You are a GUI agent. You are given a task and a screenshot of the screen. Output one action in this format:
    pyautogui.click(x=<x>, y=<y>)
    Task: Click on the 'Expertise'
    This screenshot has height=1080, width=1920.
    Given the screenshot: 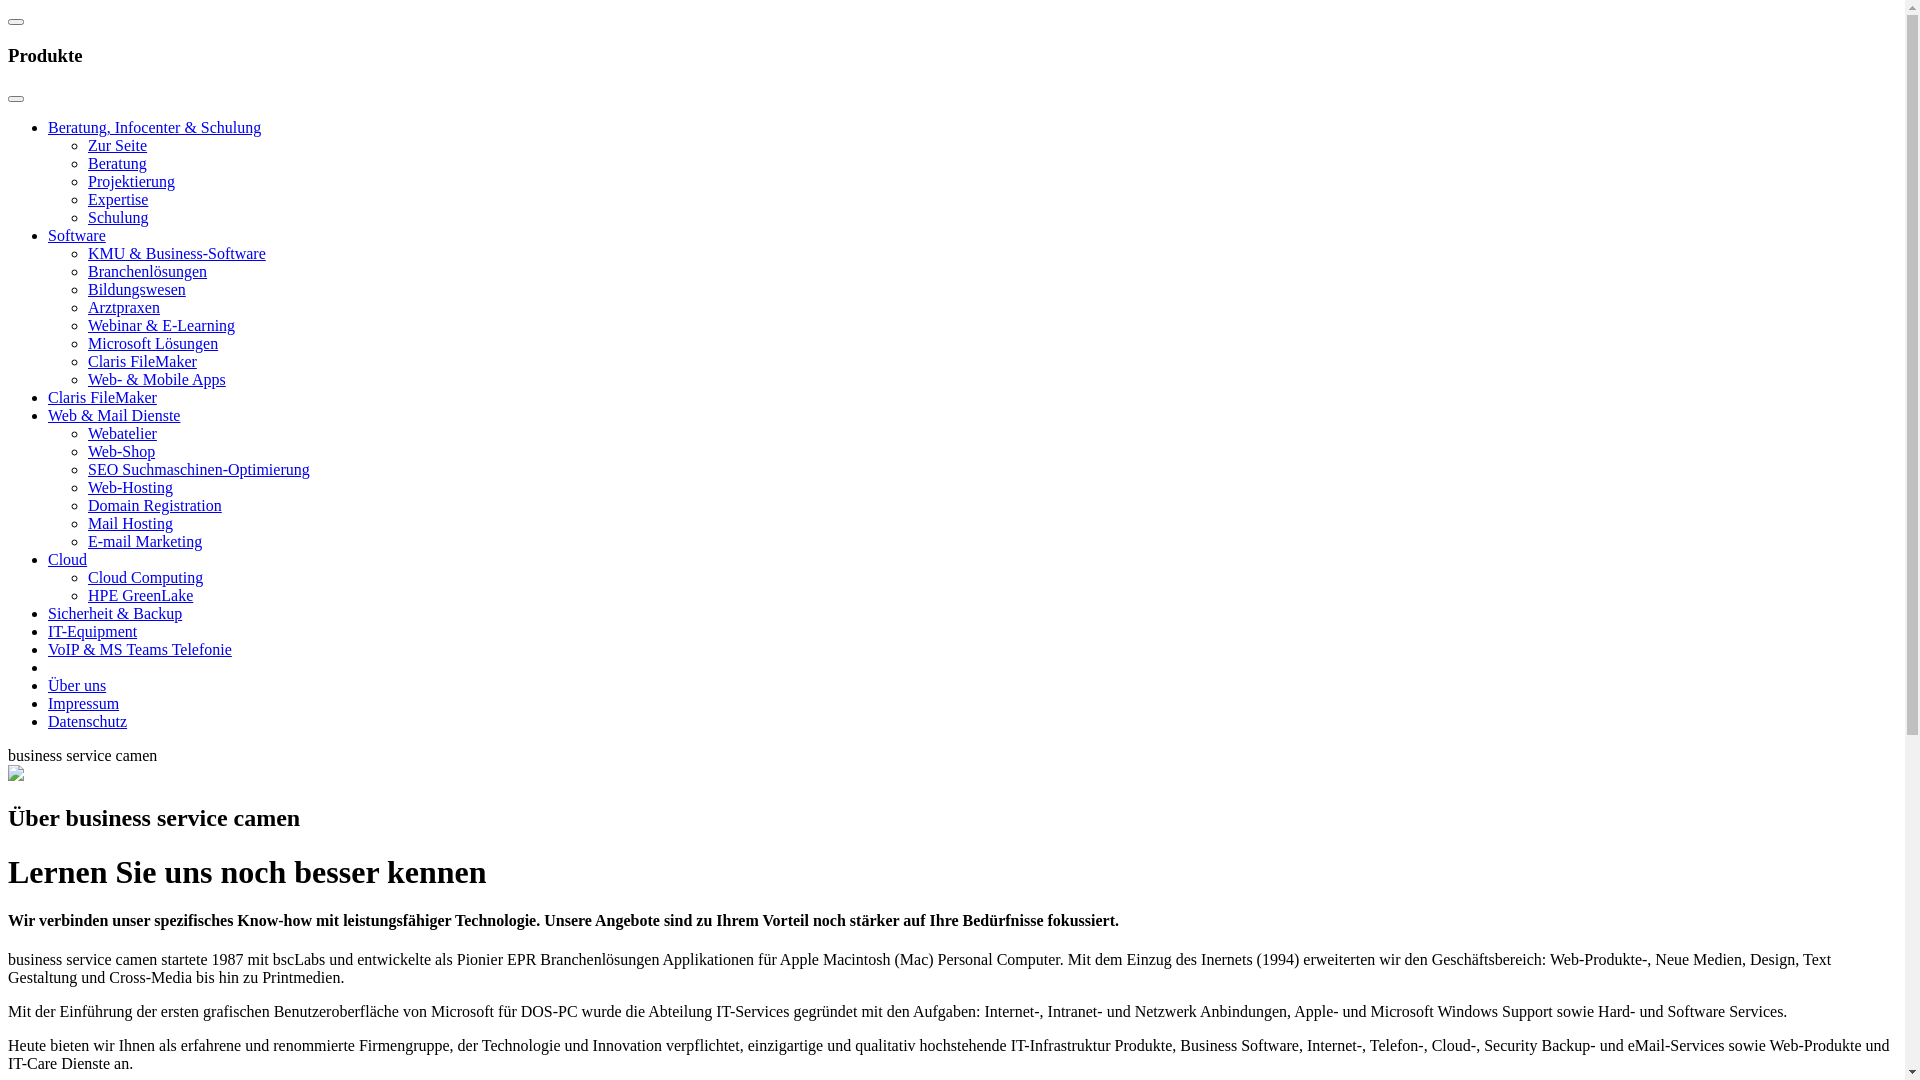 What is the action you would take?
    pyautogui.click(x=117, y=199)
    